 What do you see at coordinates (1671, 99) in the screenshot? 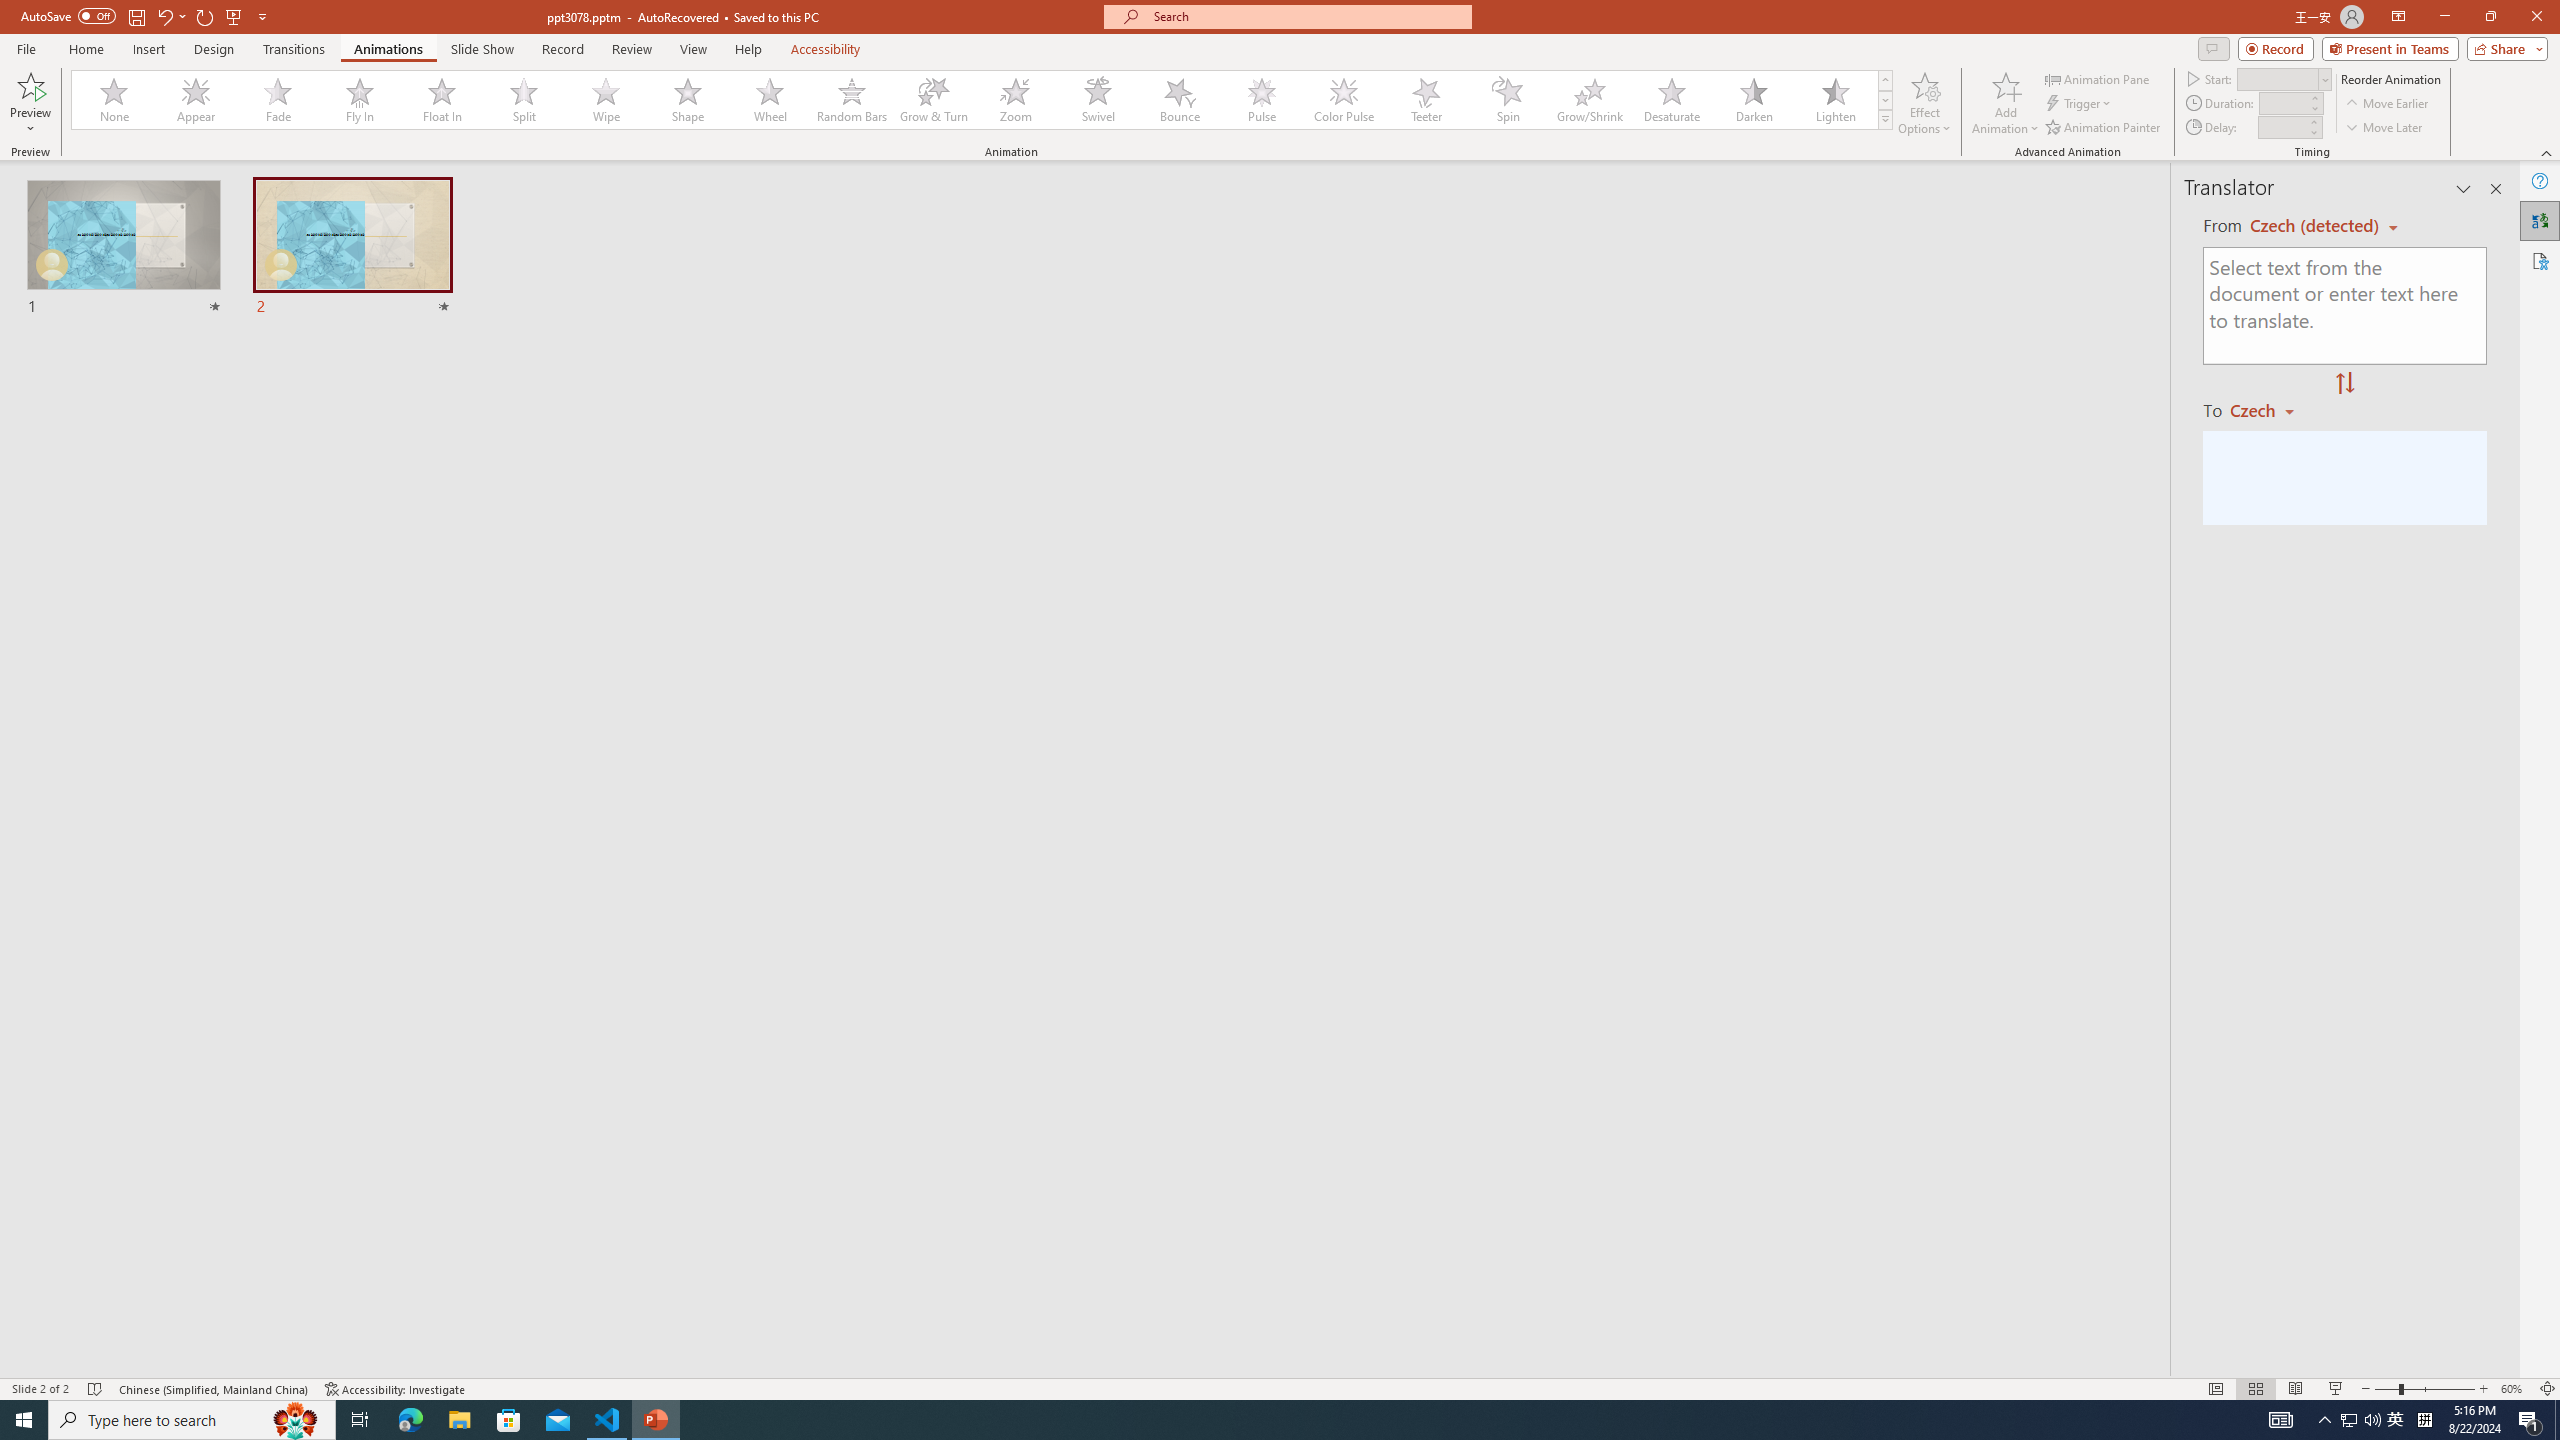
I see `'Desaturate'` at bounding box center [1671, 99].